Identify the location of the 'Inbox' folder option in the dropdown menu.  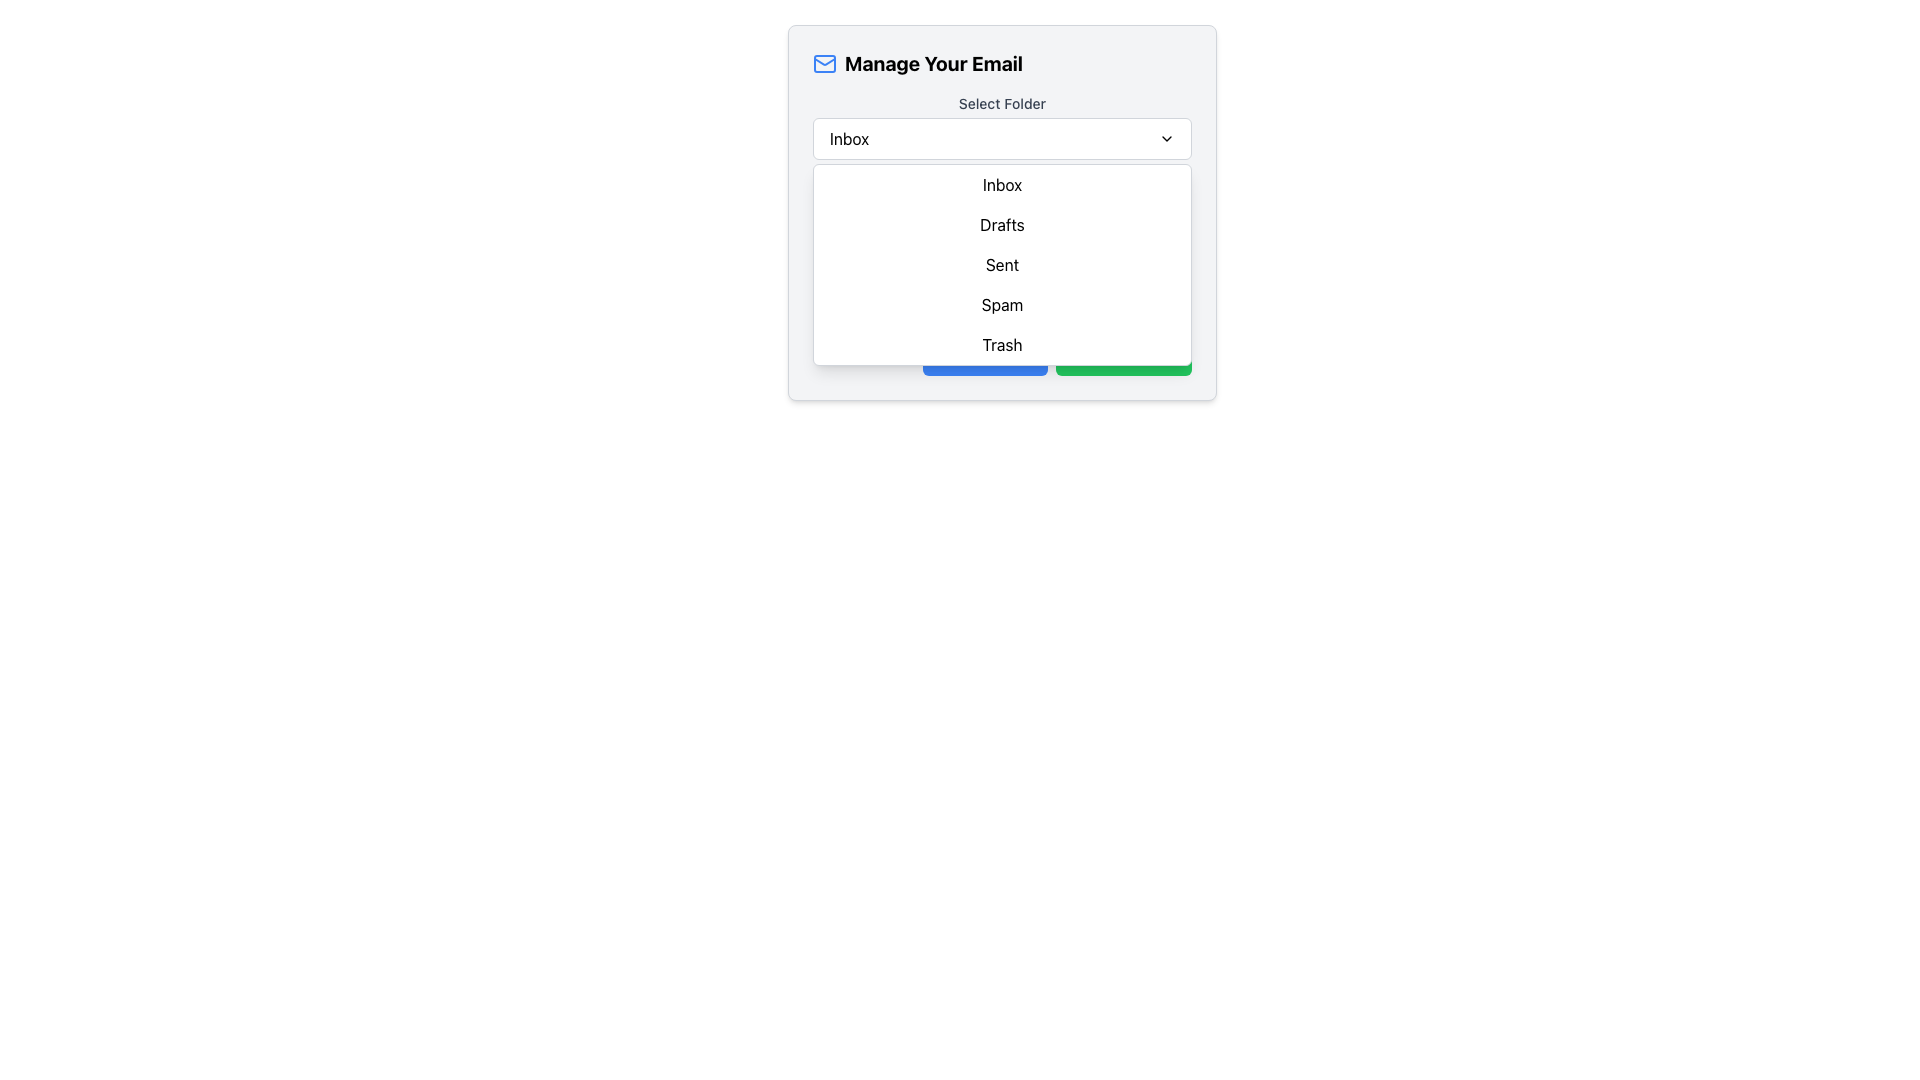
(1002, 185).